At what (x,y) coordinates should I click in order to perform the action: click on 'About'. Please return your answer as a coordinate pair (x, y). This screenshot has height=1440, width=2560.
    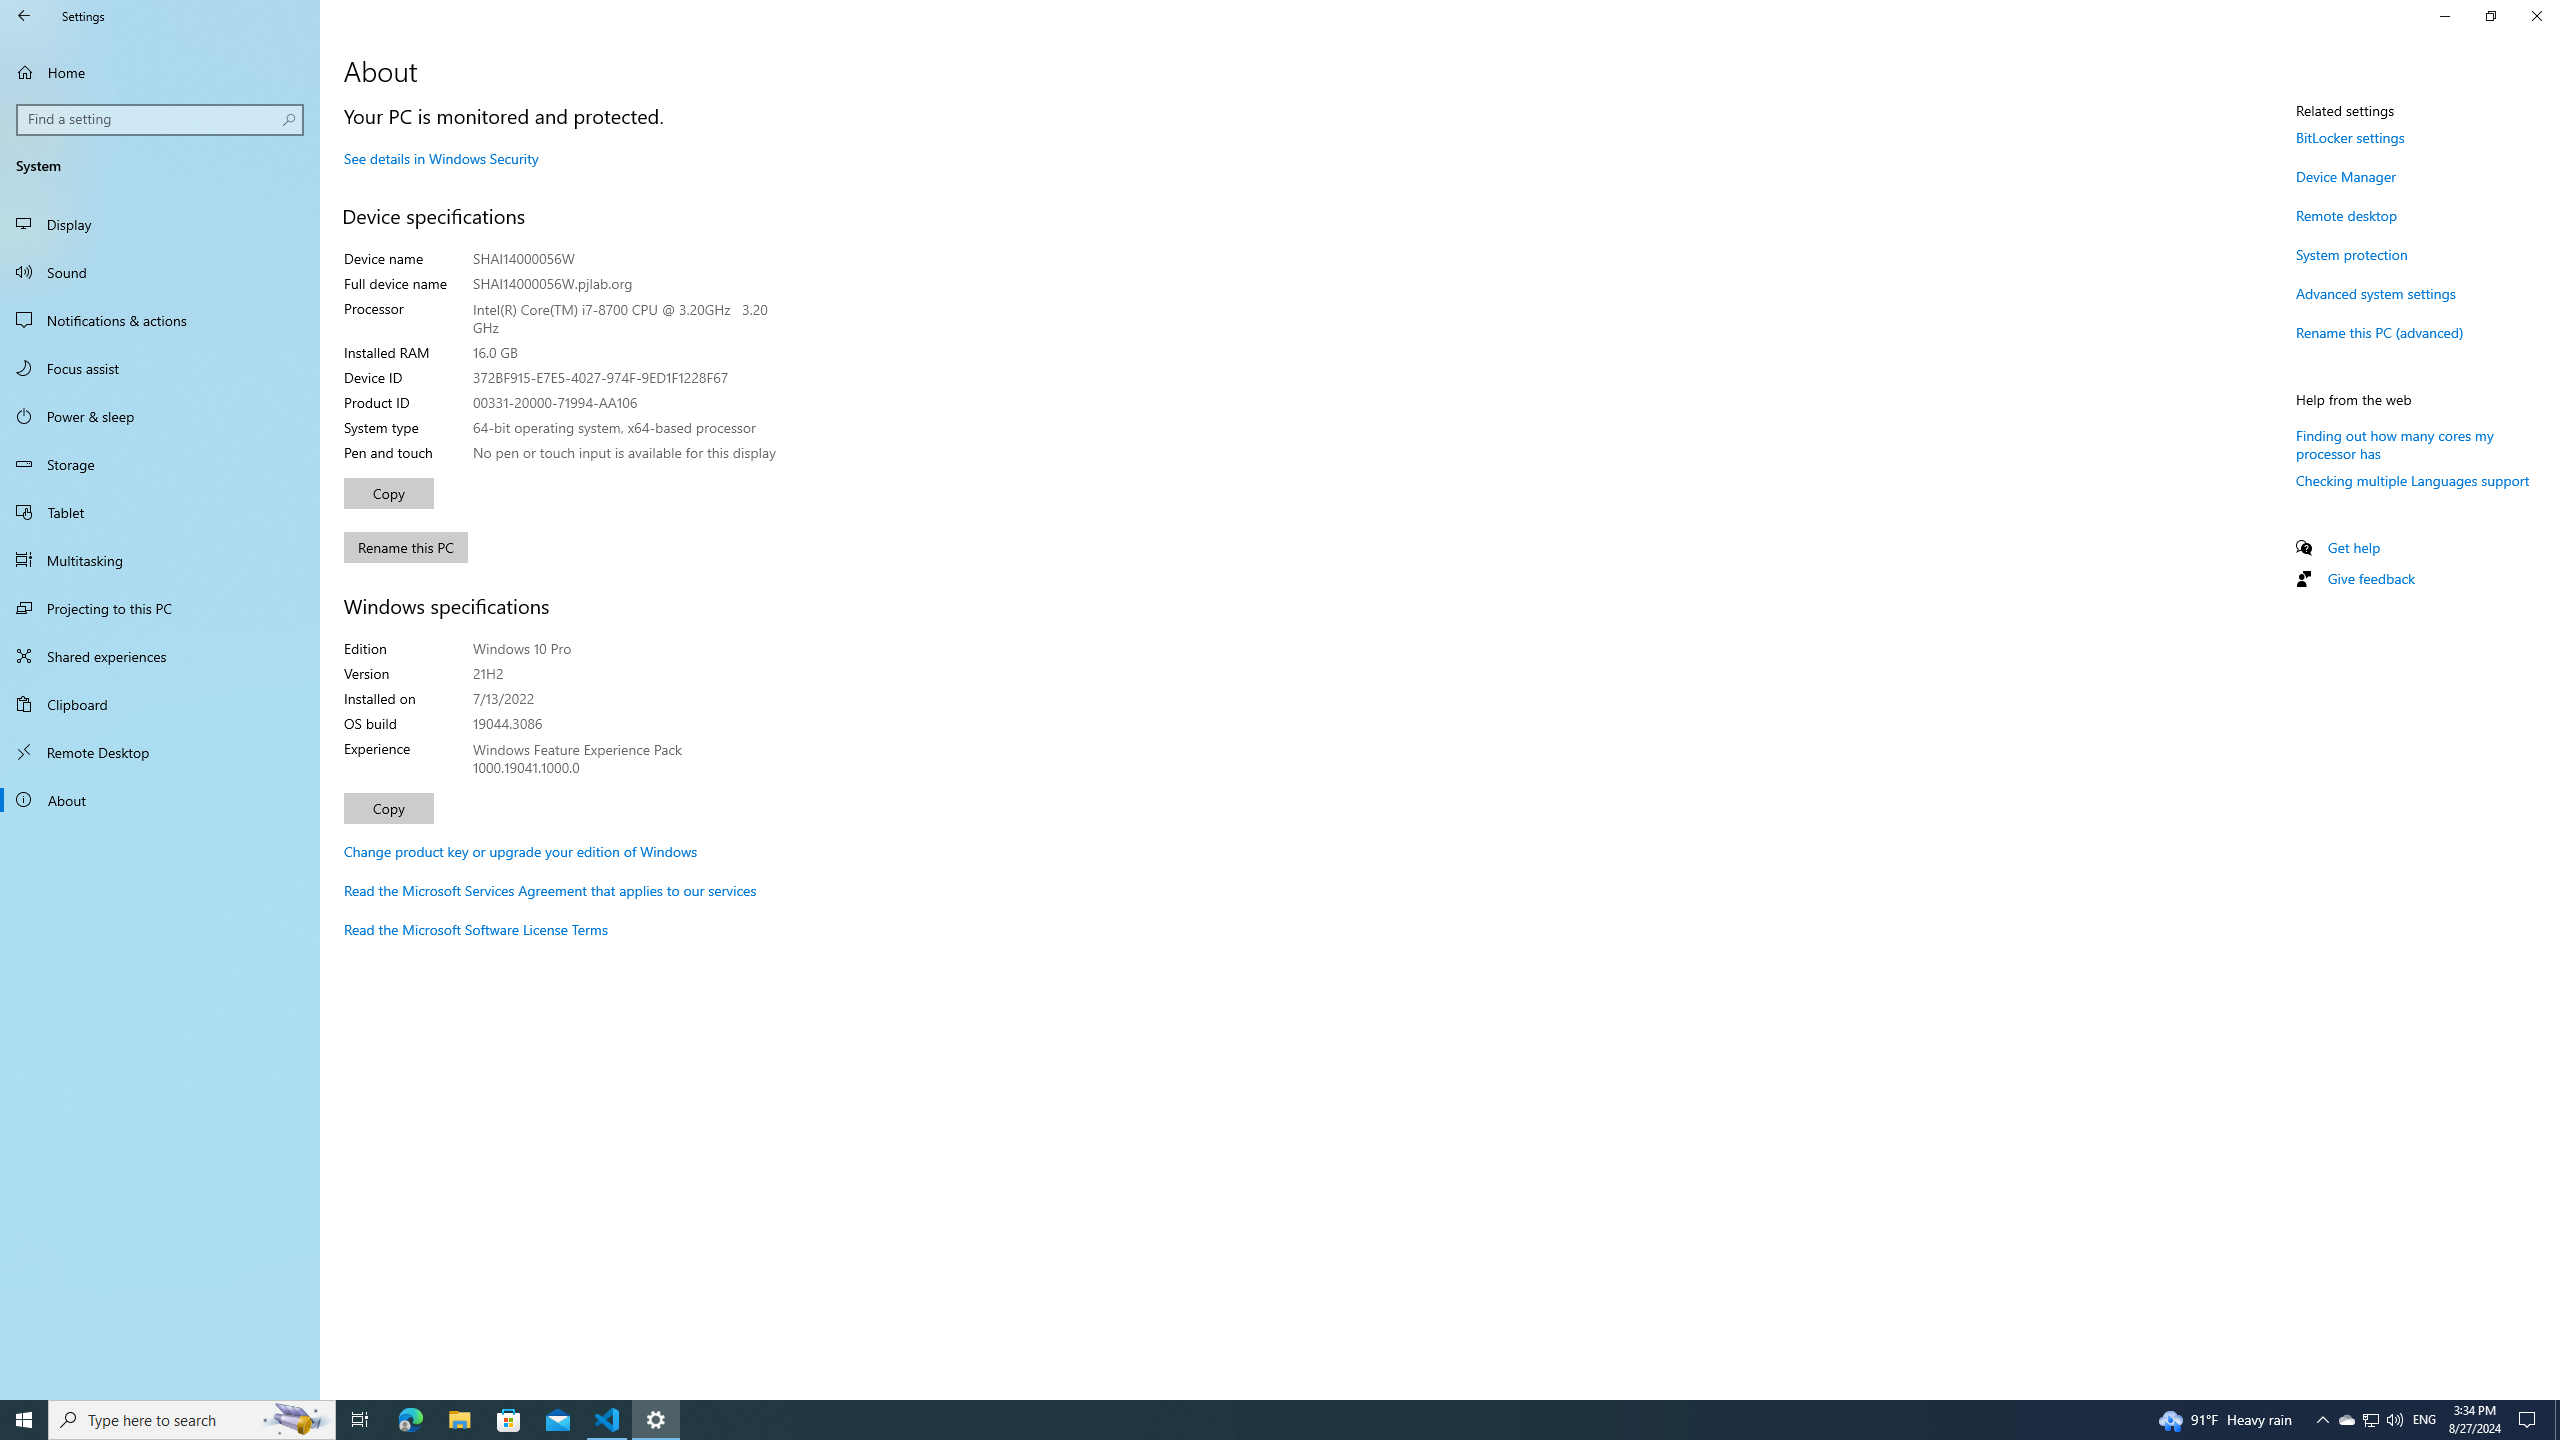
    Looking at the image, I should click on (159, 798).